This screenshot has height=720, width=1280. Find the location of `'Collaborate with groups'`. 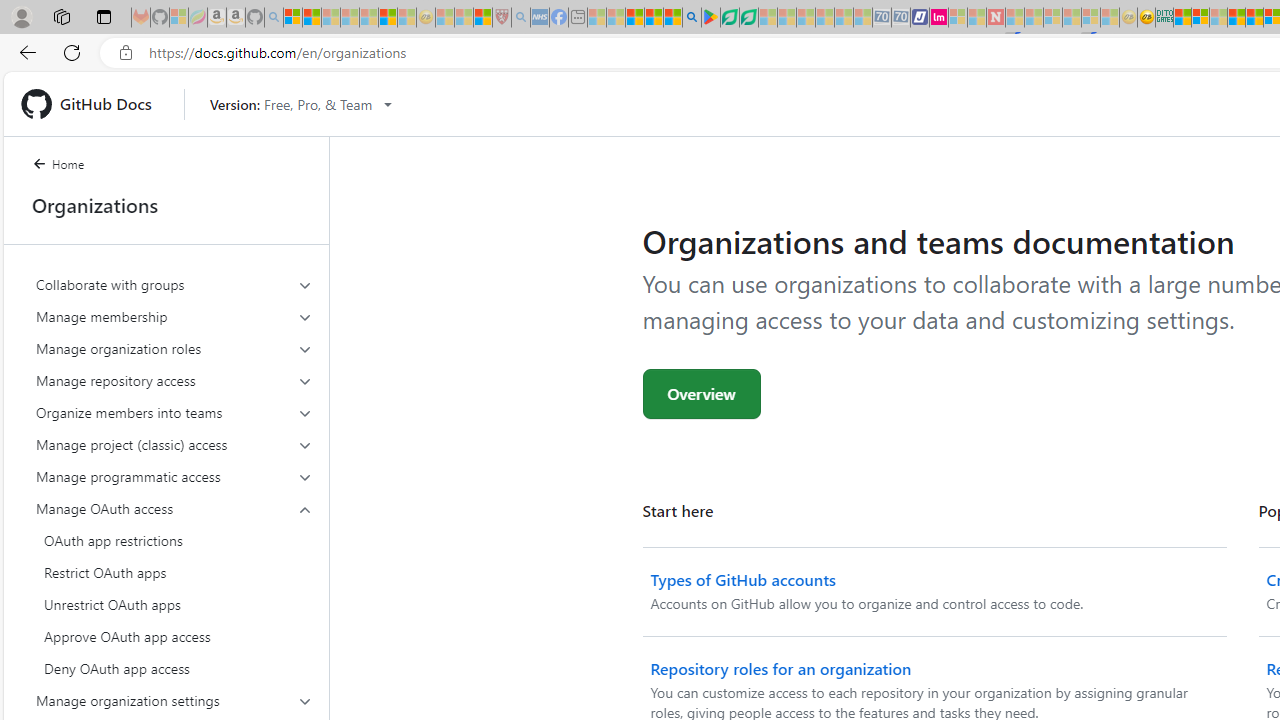

'Collaborate with groups' is located at coordinates (174, 285).